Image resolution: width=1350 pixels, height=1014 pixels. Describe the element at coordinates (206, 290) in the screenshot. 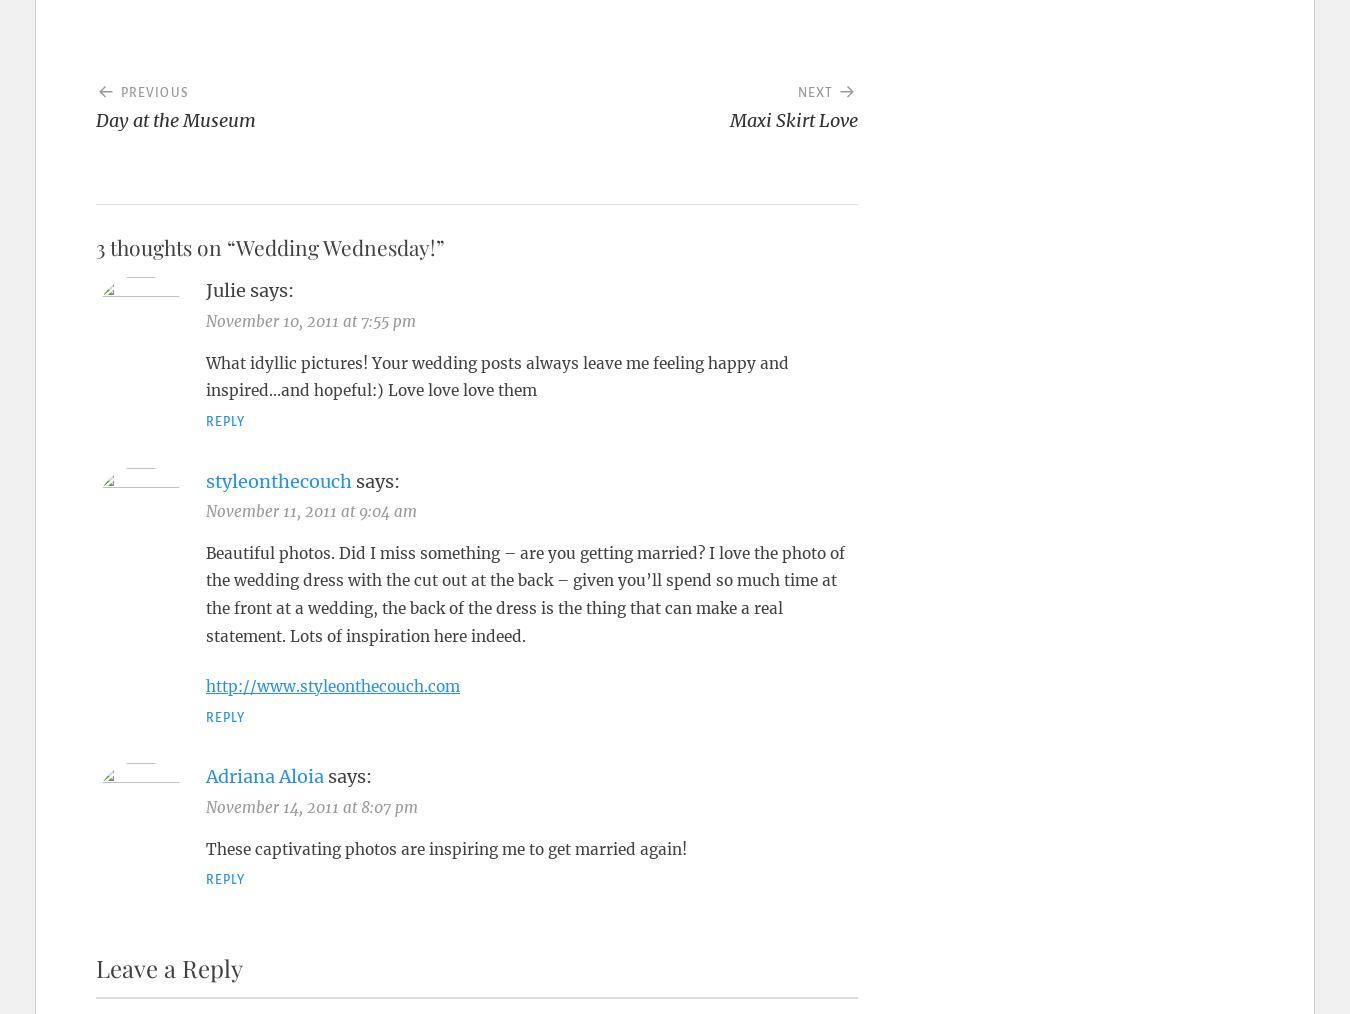

I see `'Julie'` at that location.